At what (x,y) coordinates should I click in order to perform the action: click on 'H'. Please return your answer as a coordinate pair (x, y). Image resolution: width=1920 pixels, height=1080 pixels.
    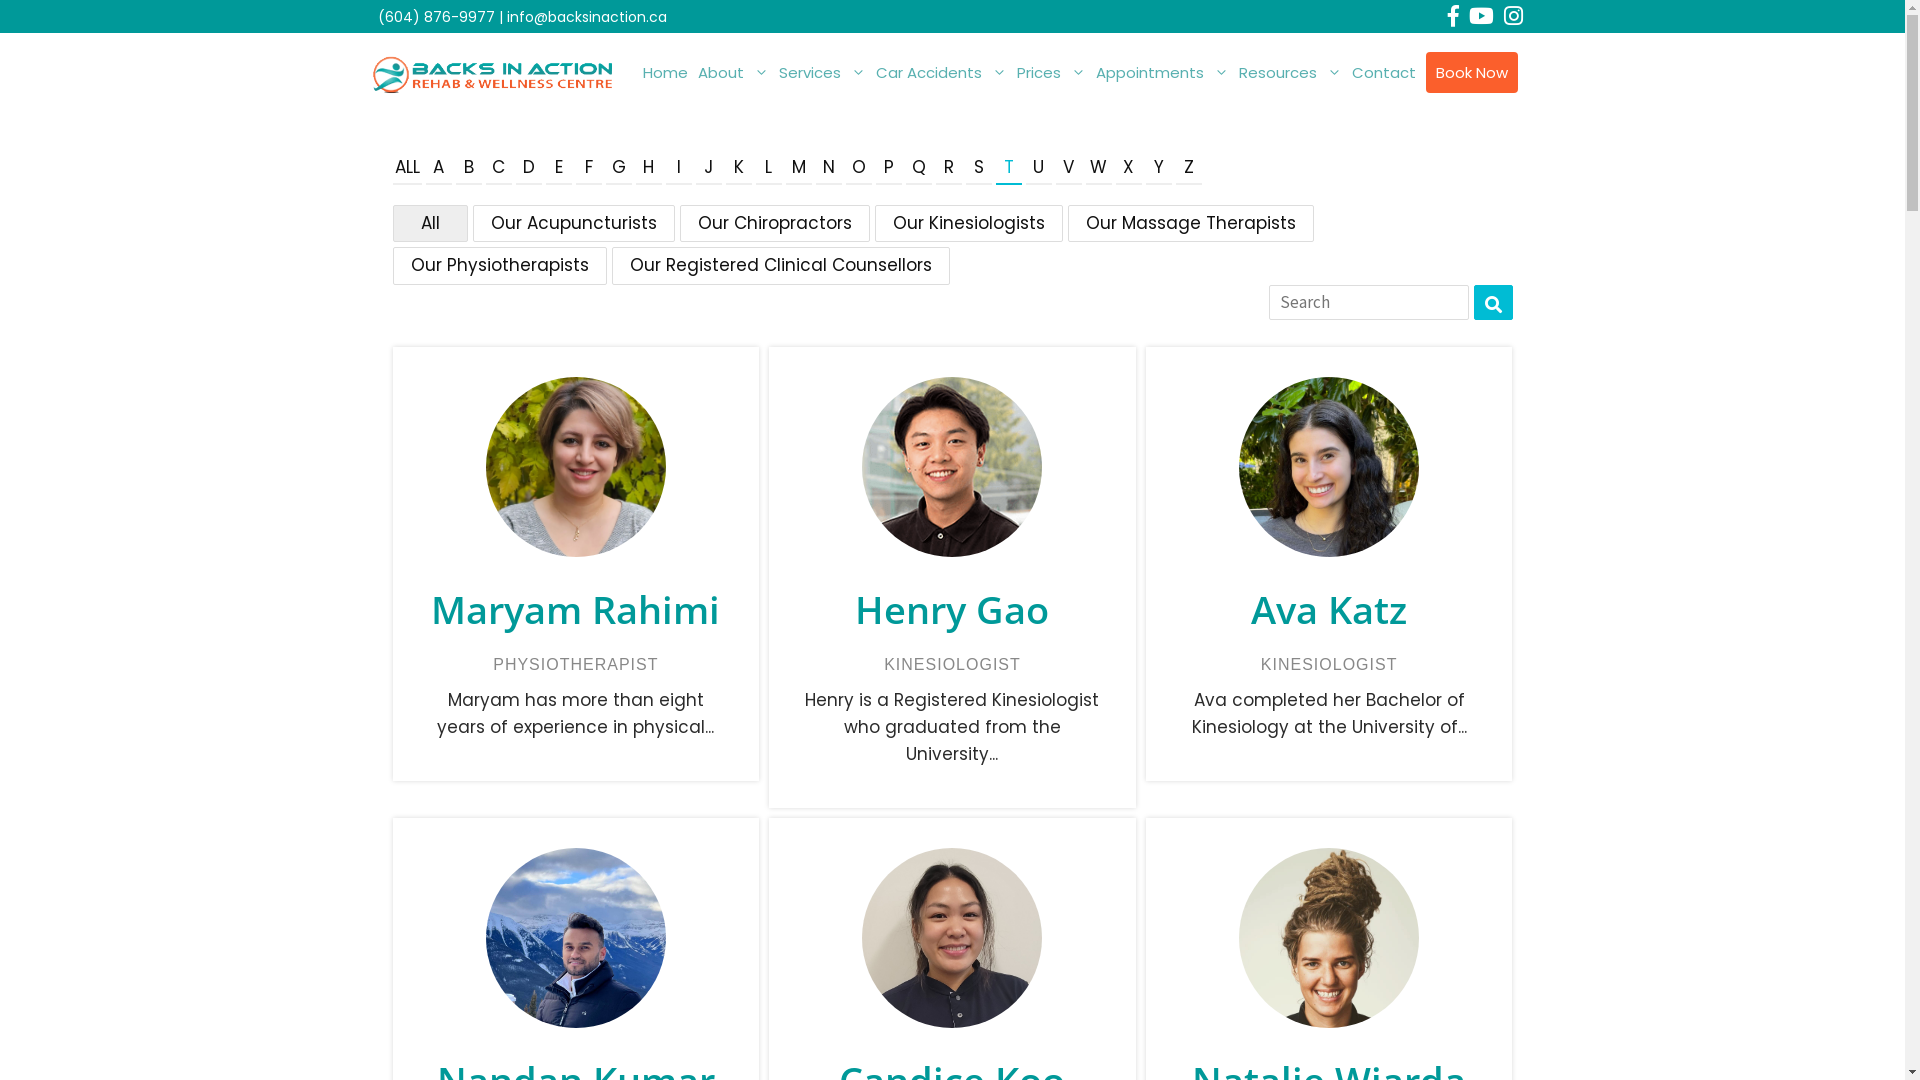
    Looking at the image, I should click on (634, 168).